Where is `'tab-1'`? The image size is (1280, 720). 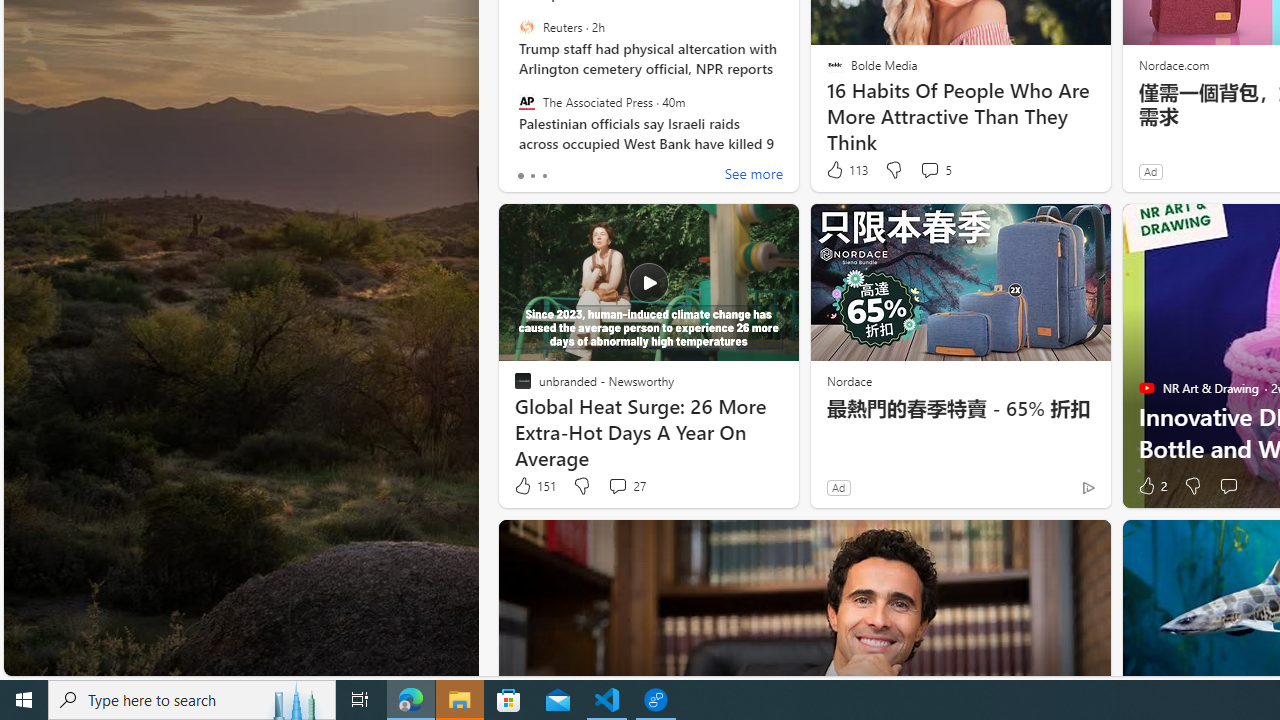
'tab-1' is located at coordinates (532, 175).